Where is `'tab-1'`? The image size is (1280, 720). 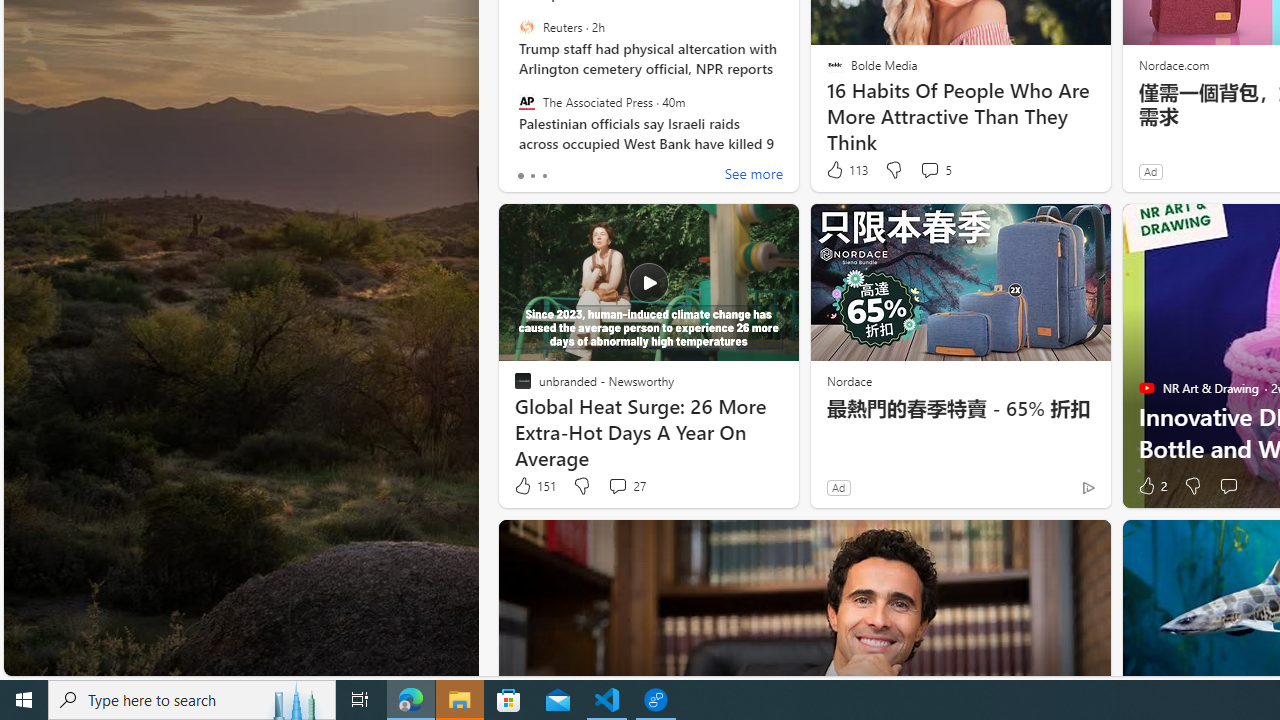
'tab-1' is located at coordinates (532, 175).